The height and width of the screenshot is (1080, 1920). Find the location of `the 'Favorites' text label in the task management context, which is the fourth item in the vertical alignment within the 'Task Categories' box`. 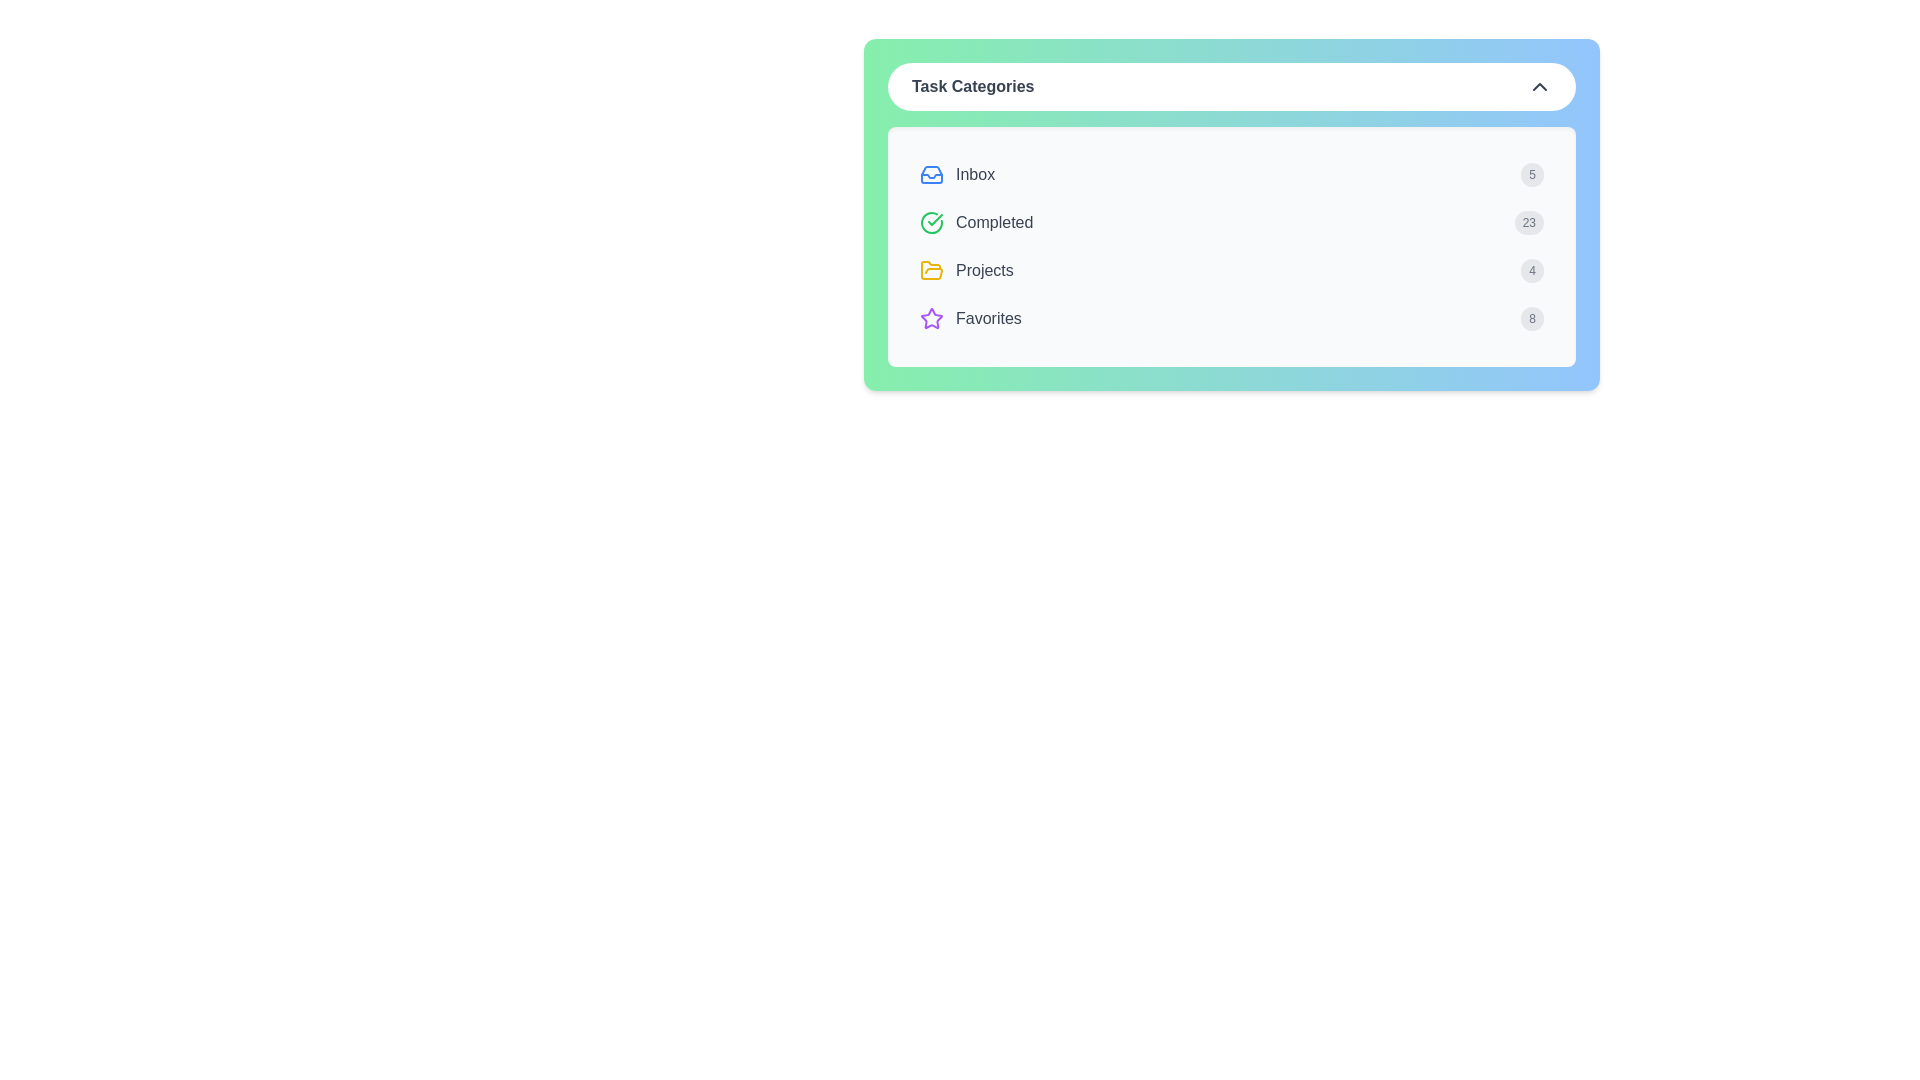

the 'Favorites' text label in the task management context, which is the fourth item in the vertical alignment within the 'Task Categories' box is located at coordinates (988, 318).